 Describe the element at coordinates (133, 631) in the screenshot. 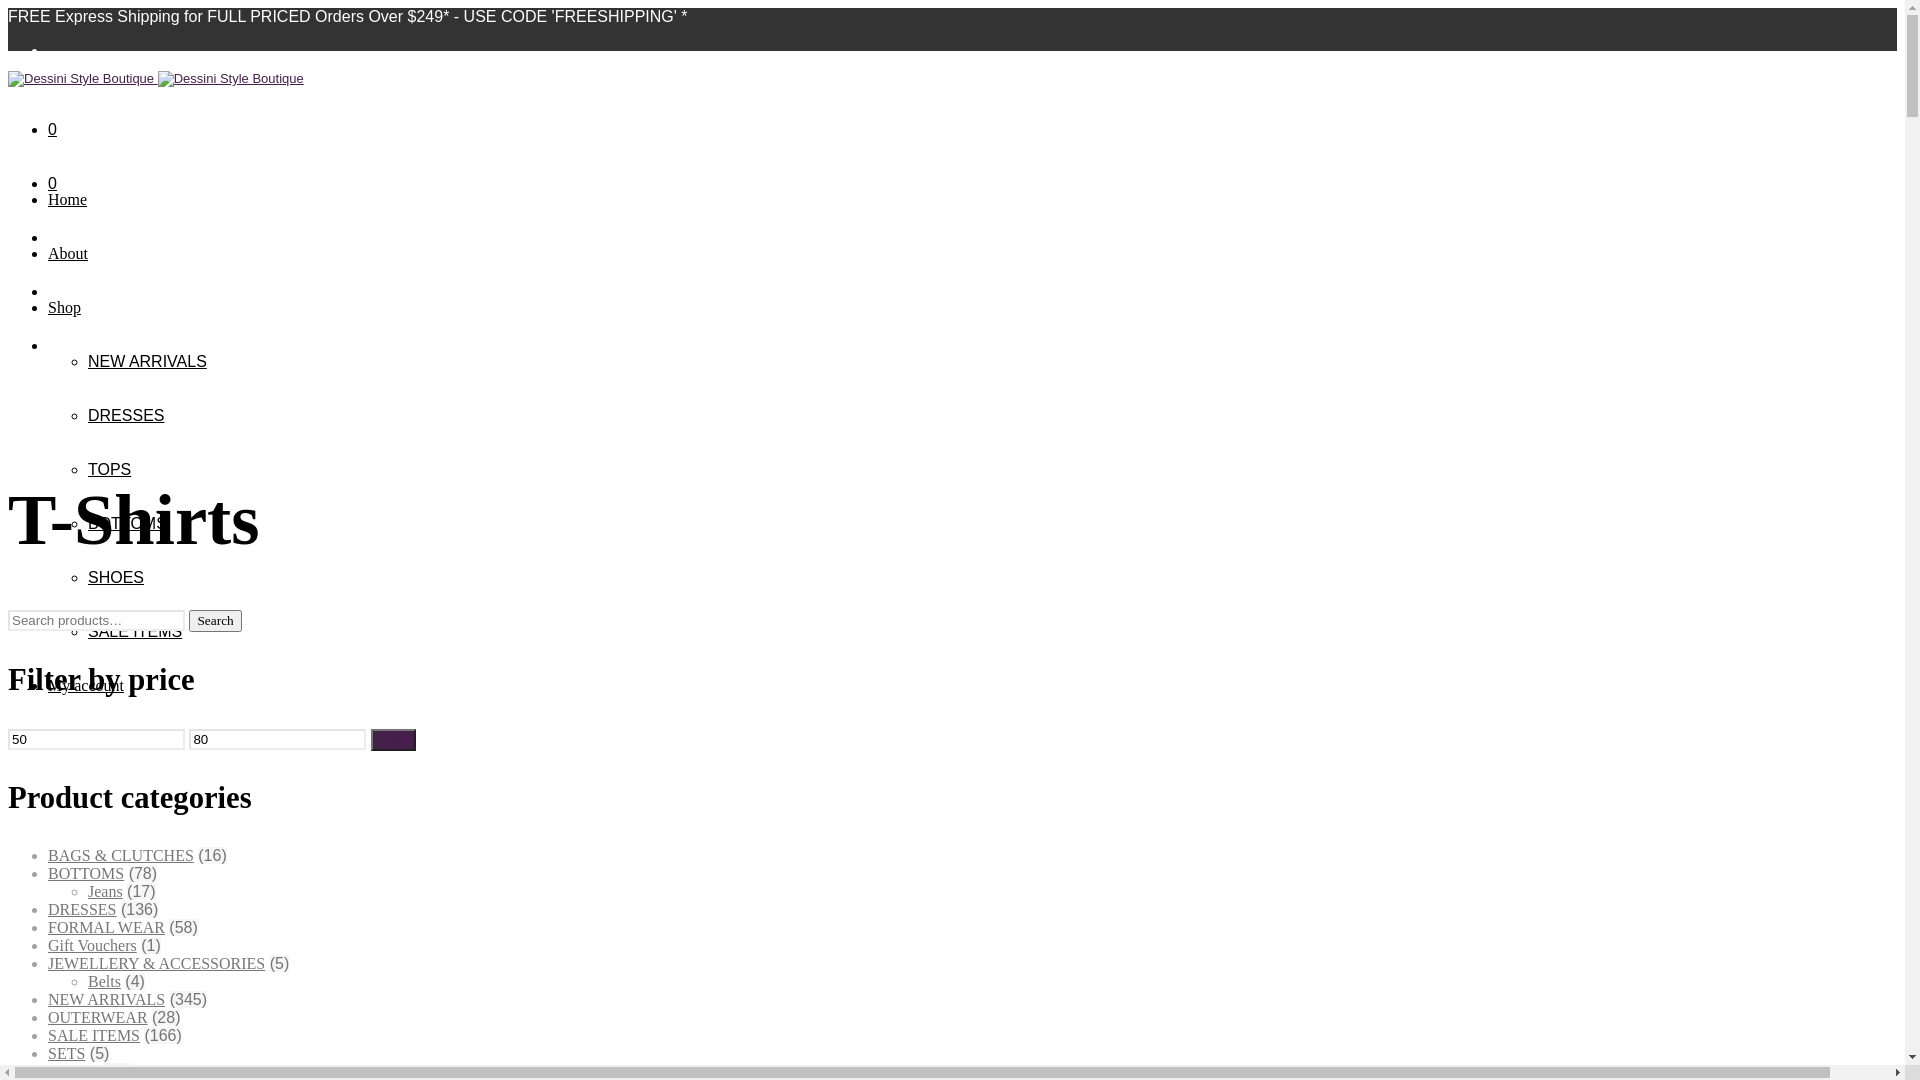

I see `'SALE ITEMS'` at that location.